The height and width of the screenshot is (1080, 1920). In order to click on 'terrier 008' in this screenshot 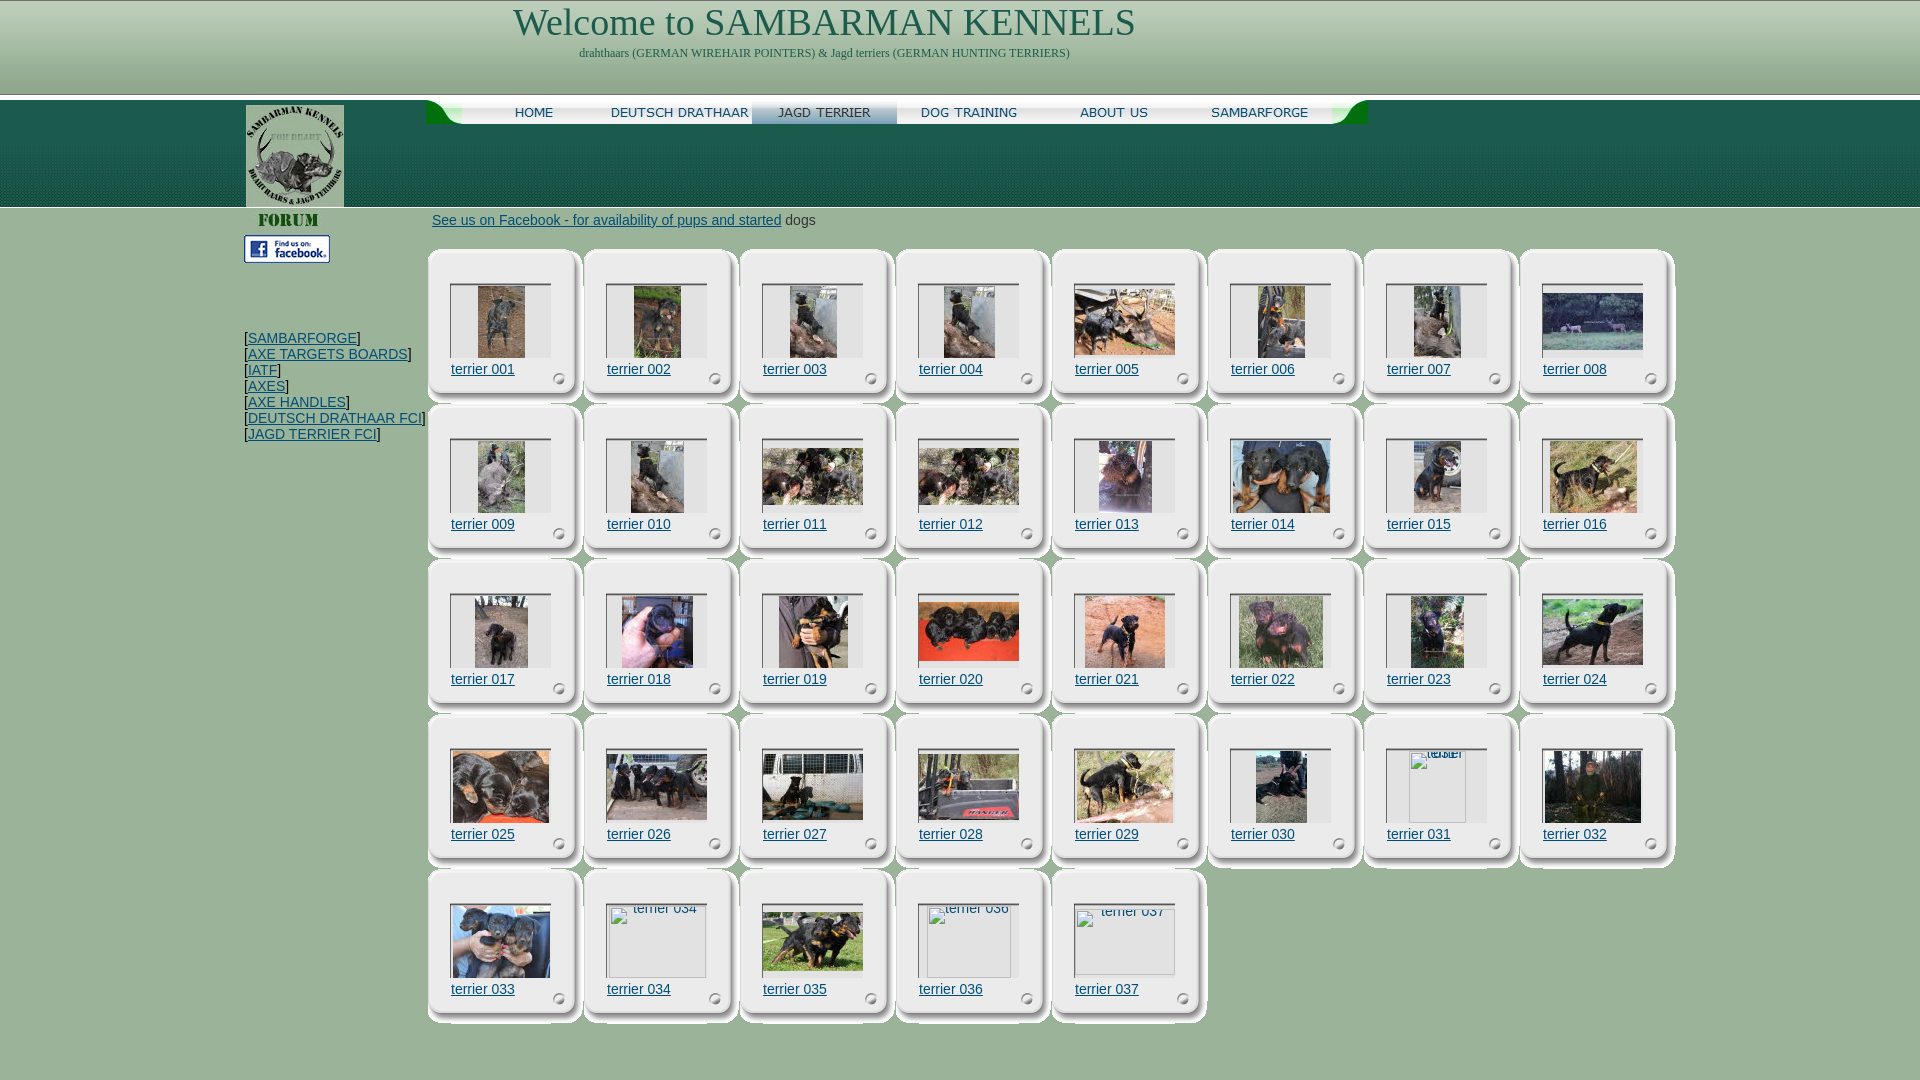, I will do `click(1573, 369)`.